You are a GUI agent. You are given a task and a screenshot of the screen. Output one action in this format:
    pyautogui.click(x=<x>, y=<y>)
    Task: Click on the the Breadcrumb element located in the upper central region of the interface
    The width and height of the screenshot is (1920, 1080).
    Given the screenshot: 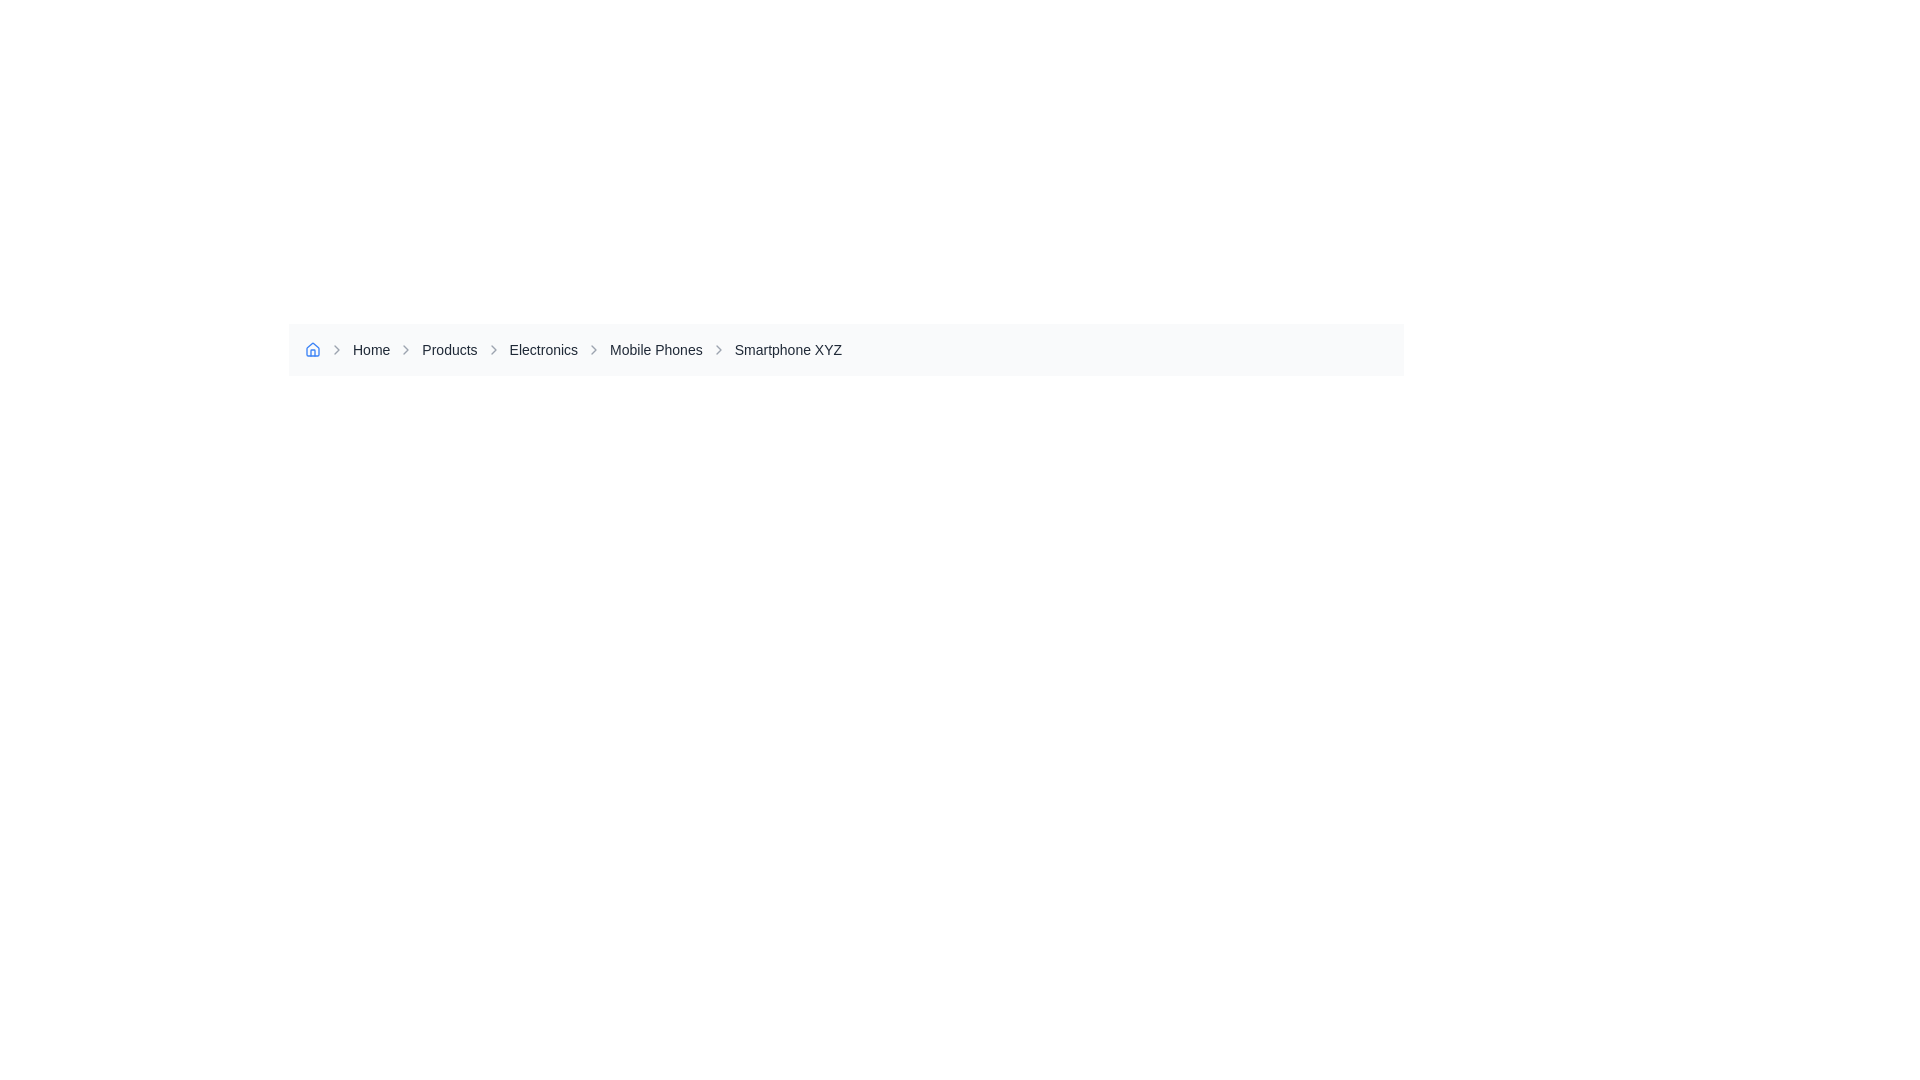 What is the action you would take?
    pyautogui.click(x=846, y=349)
    